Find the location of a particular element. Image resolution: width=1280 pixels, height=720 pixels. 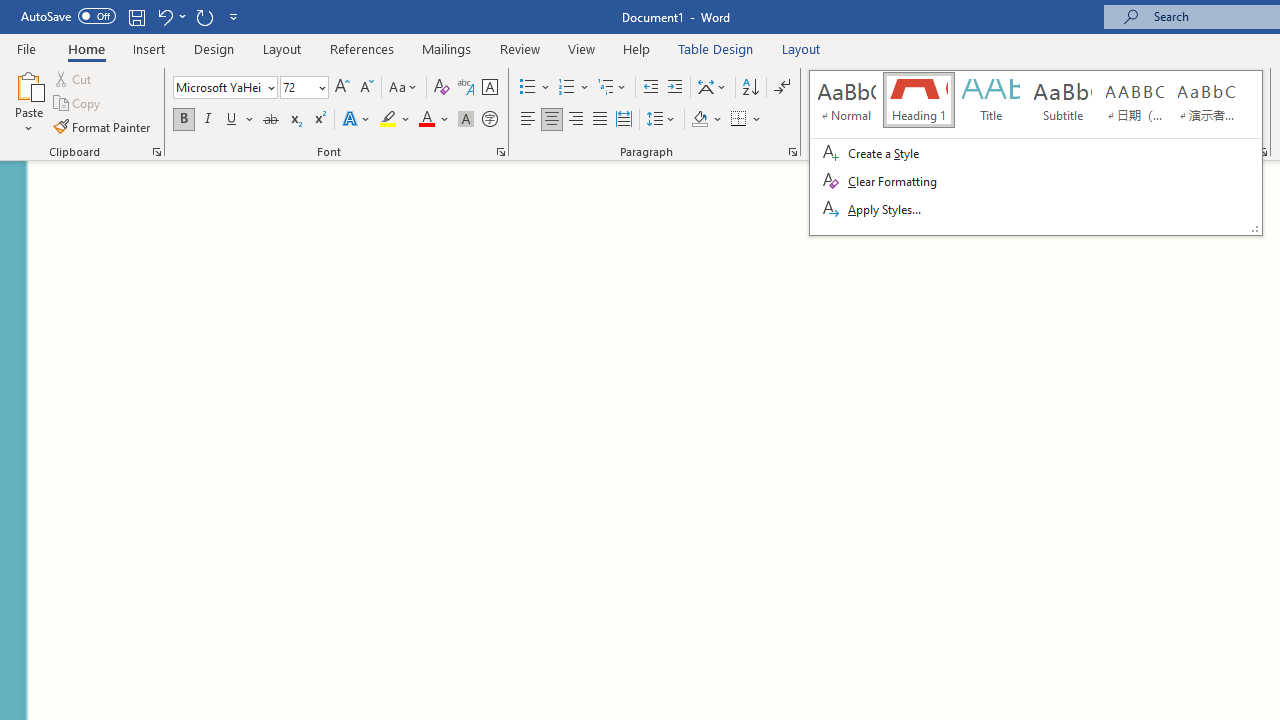

'Align Right' is located at coordinates (575, 119).